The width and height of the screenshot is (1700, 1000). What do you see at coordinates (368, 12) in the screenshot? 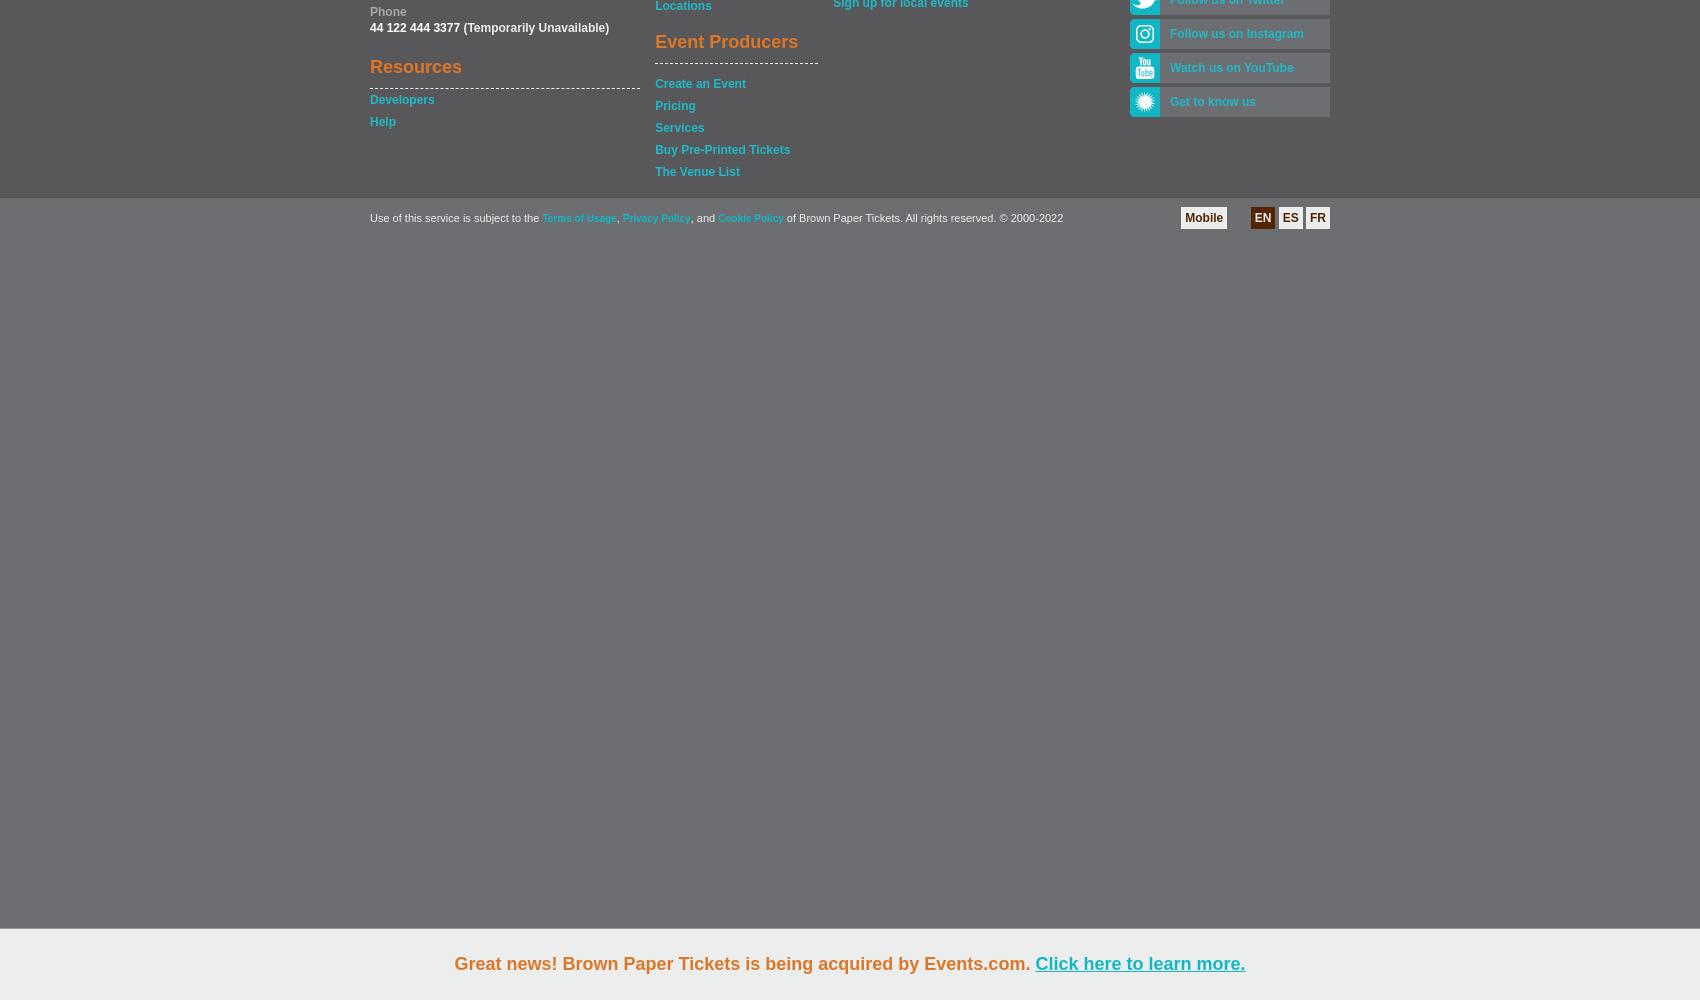
I see `'Phone'` at bounding box center [368, 12].